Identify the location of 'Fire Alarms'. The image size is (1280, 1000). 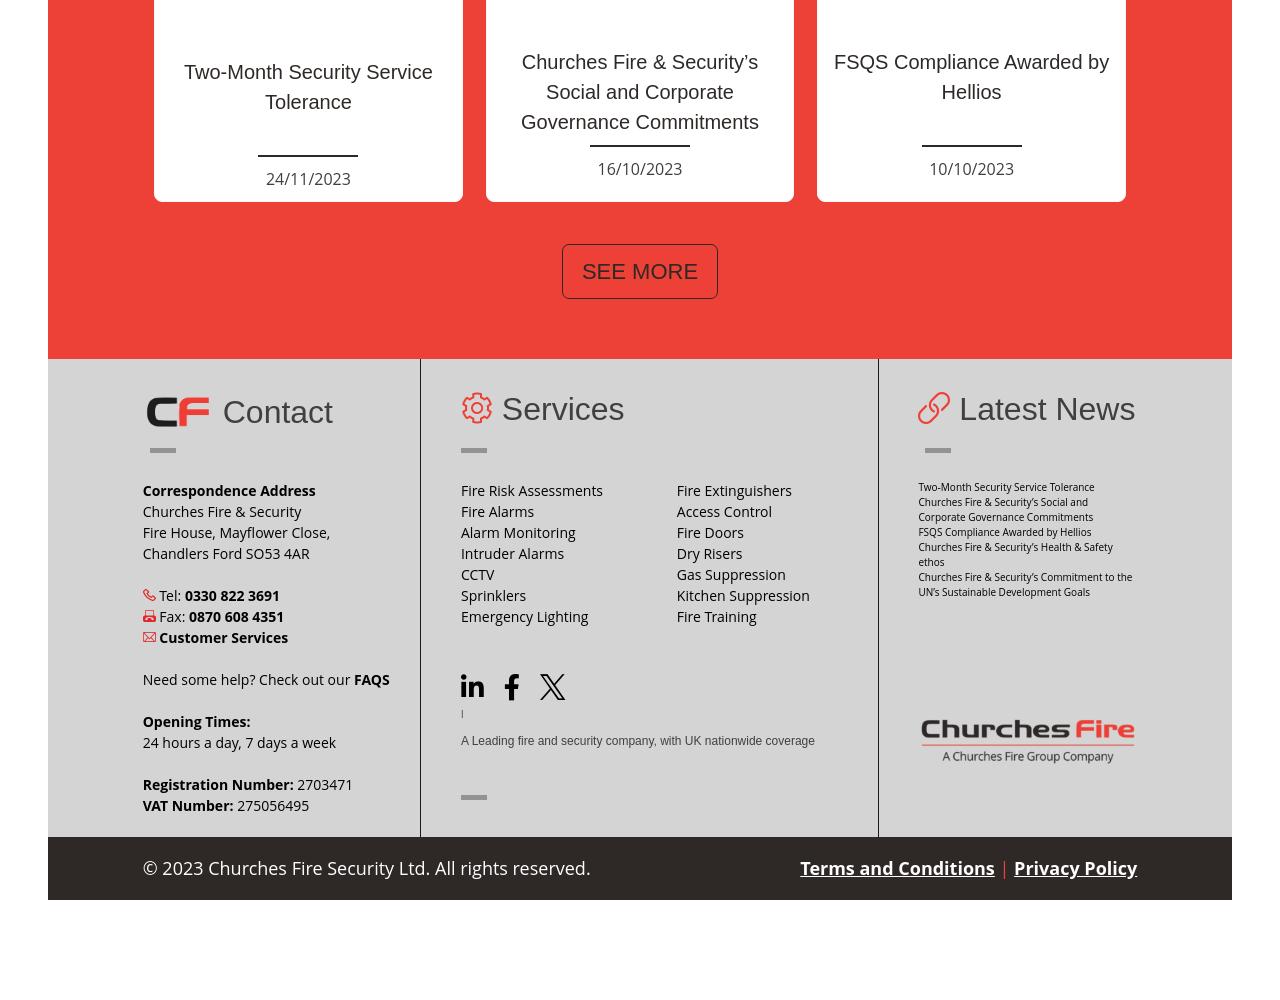
(497, 510).